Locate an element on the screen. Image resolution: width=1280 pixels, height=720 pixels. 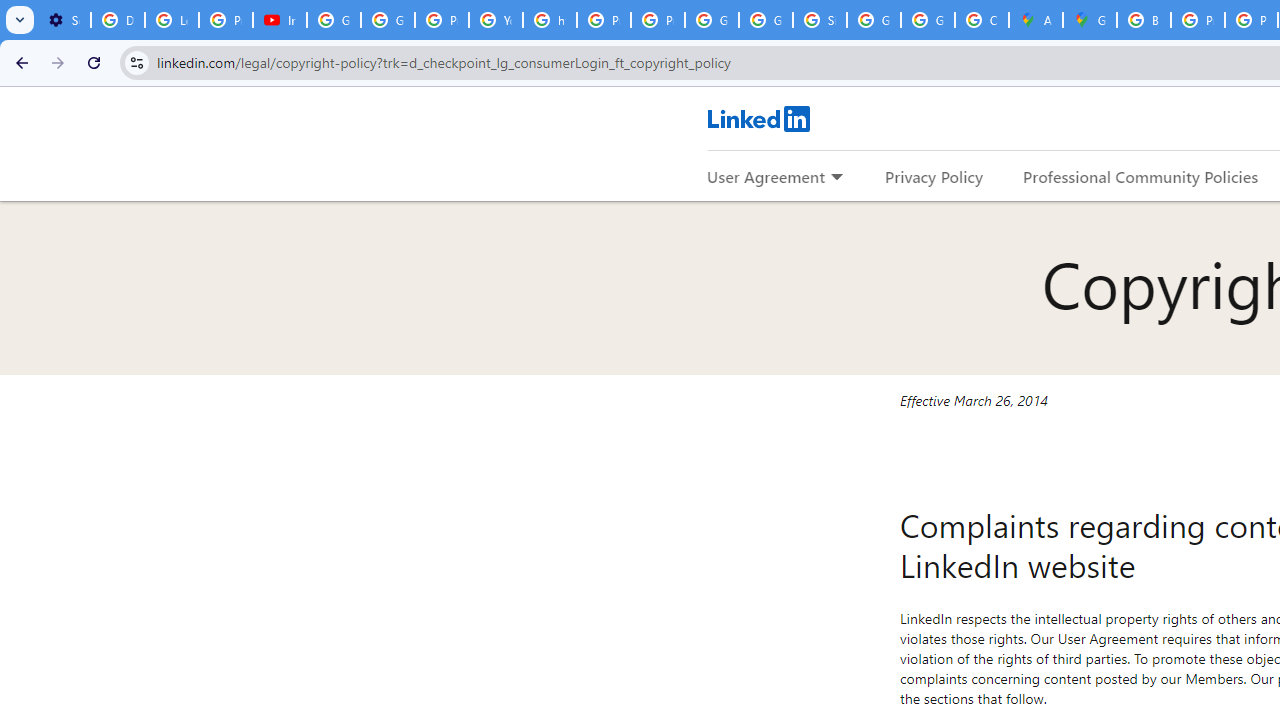
'Sign in - Google Accounts' is located at coordinates (819, 20).